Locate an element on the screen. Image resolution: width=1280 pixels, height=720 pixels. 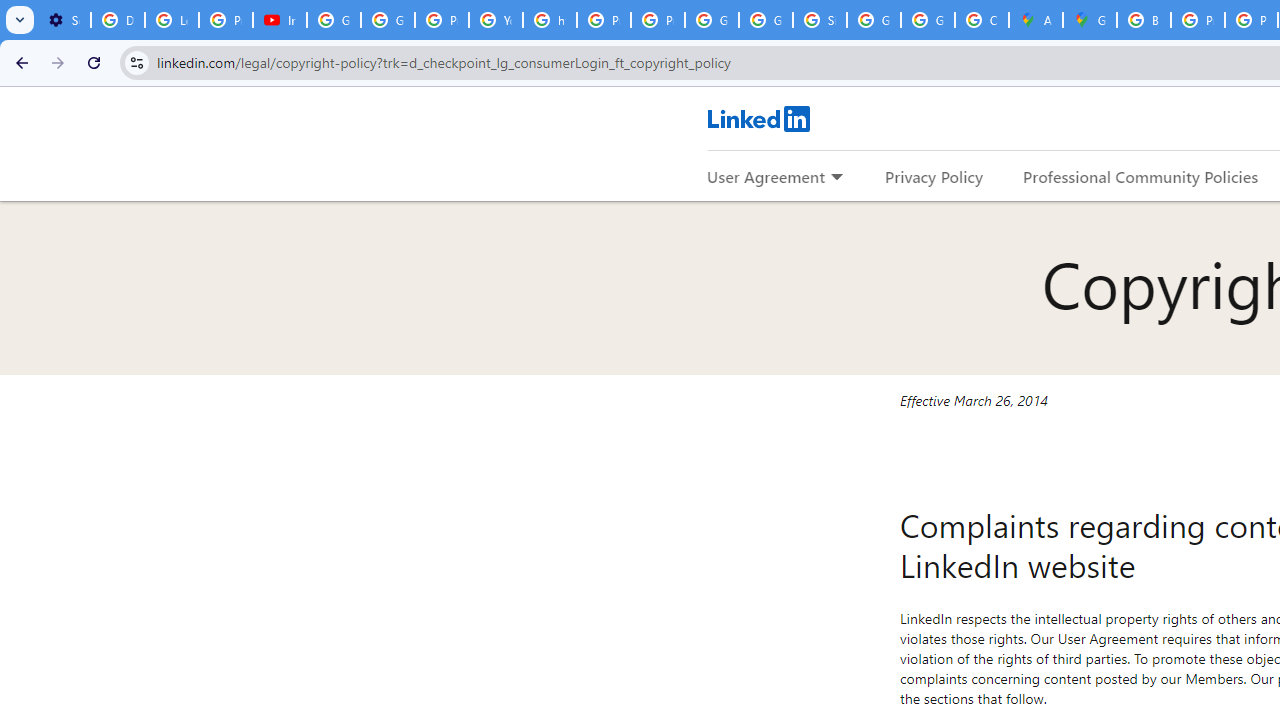
'Sign in - Google Accounts' is located at coordinates (819, 20).